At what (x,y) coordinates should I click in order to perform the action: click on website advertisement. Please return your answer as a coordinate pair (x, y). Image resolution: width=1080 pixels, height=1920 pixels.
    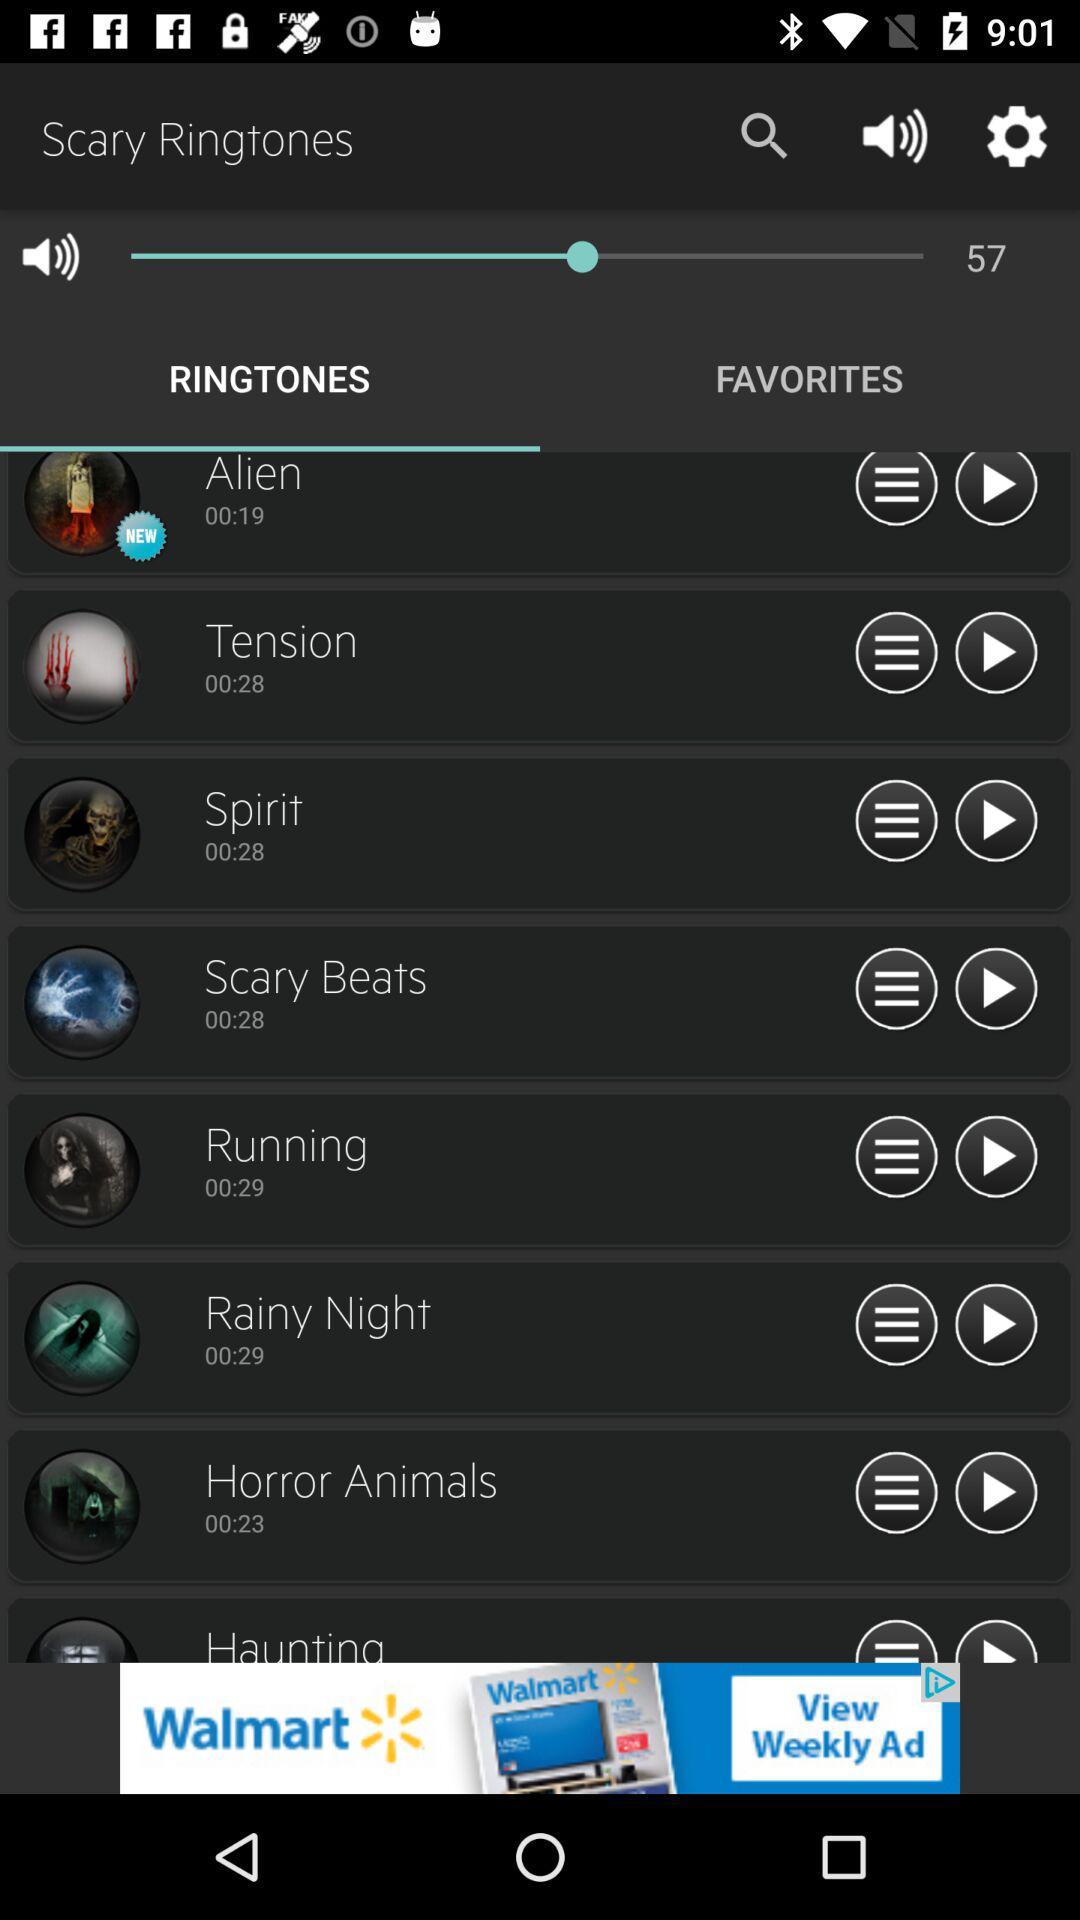
    Looking at the image, I should click on (540, 1727).